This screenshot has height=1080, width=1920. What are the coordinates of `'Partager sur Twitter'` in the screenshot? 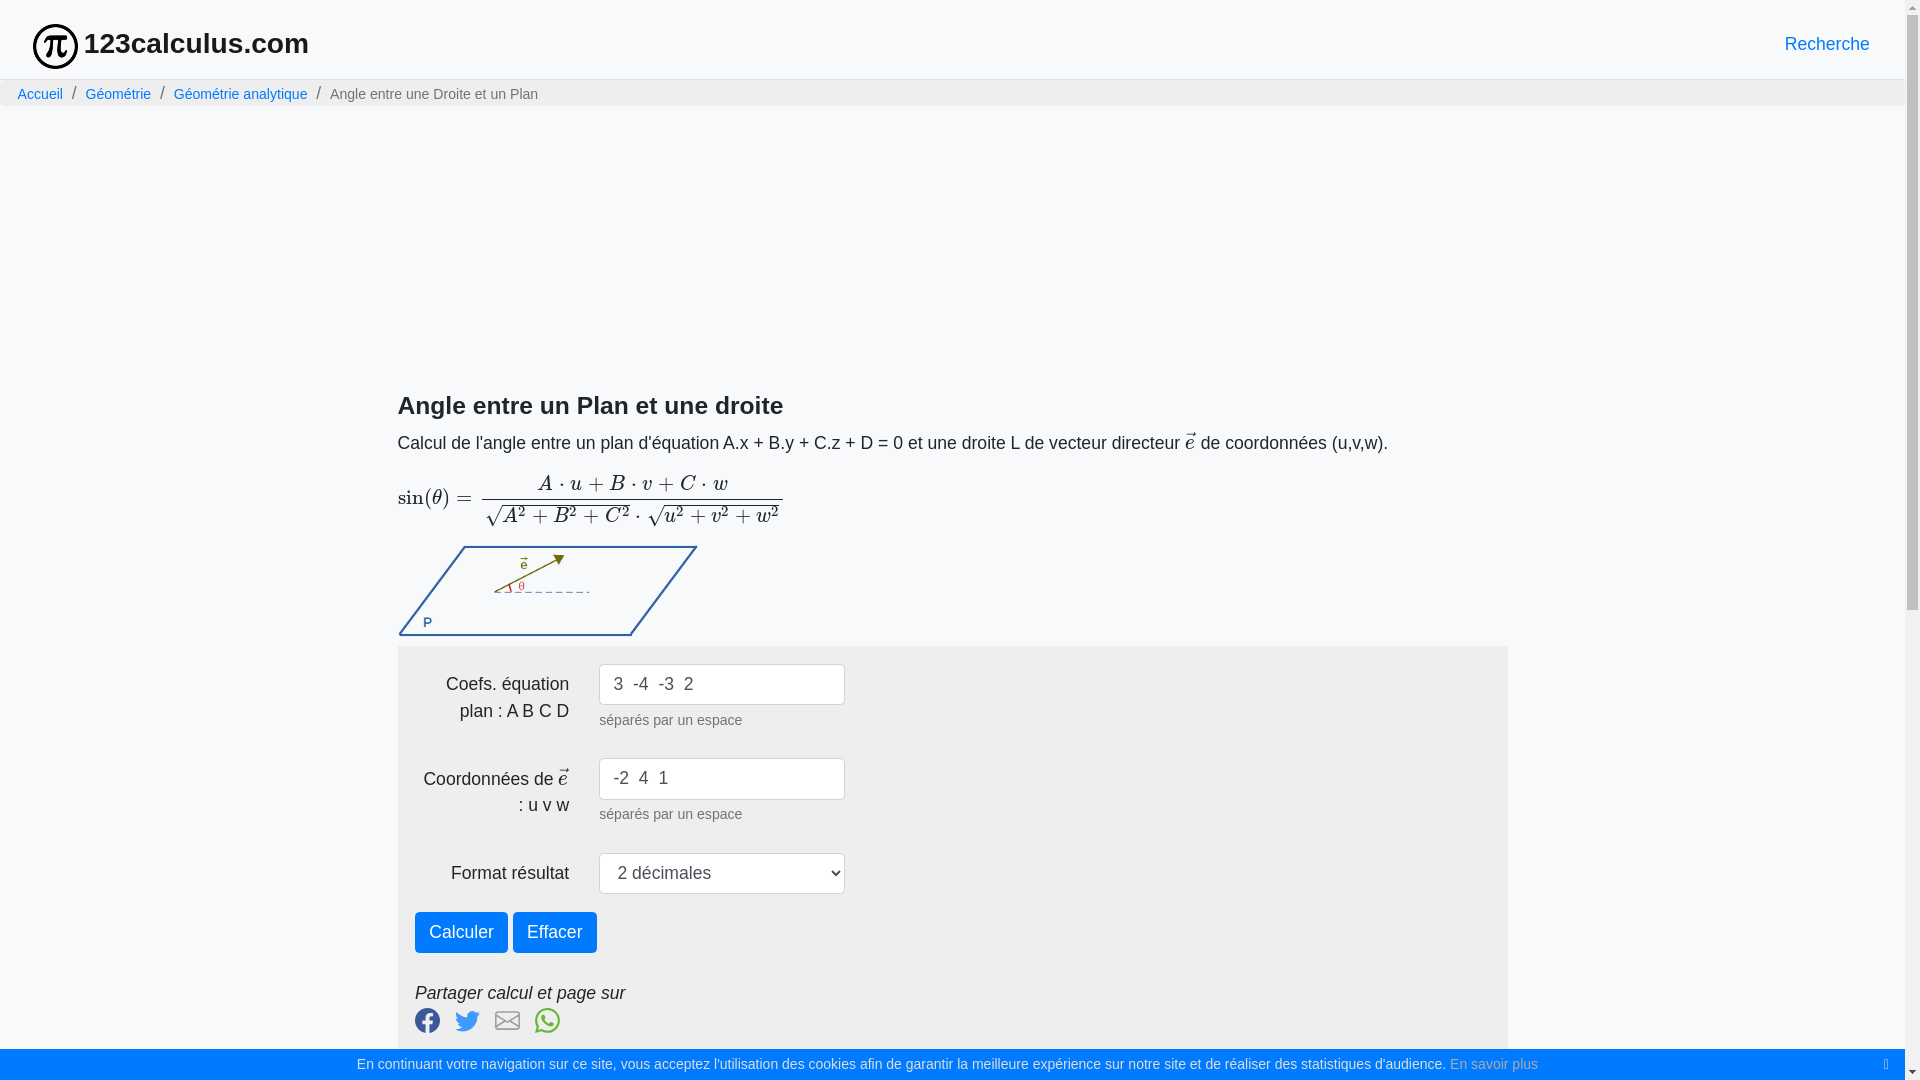 It's located at (471, 1018).